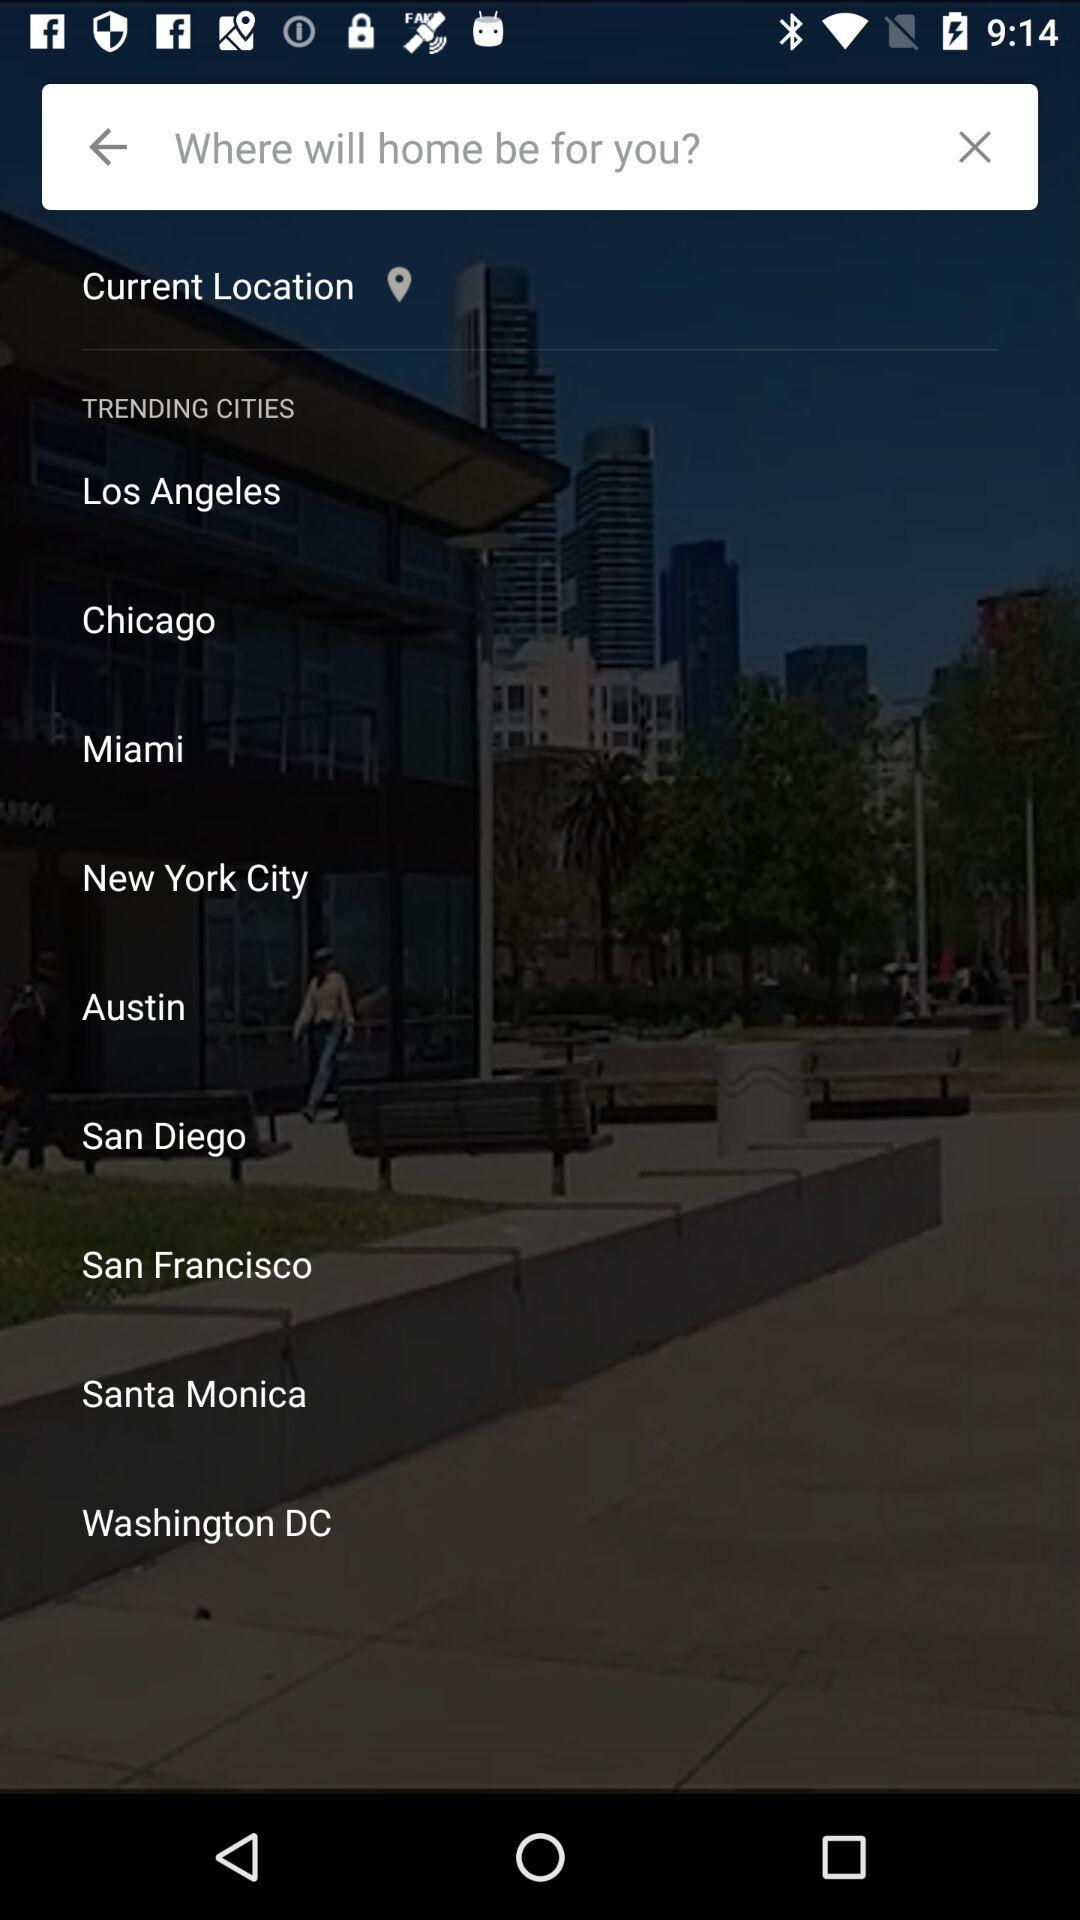  I want to click on the item above chicago item, so click(540, 489).